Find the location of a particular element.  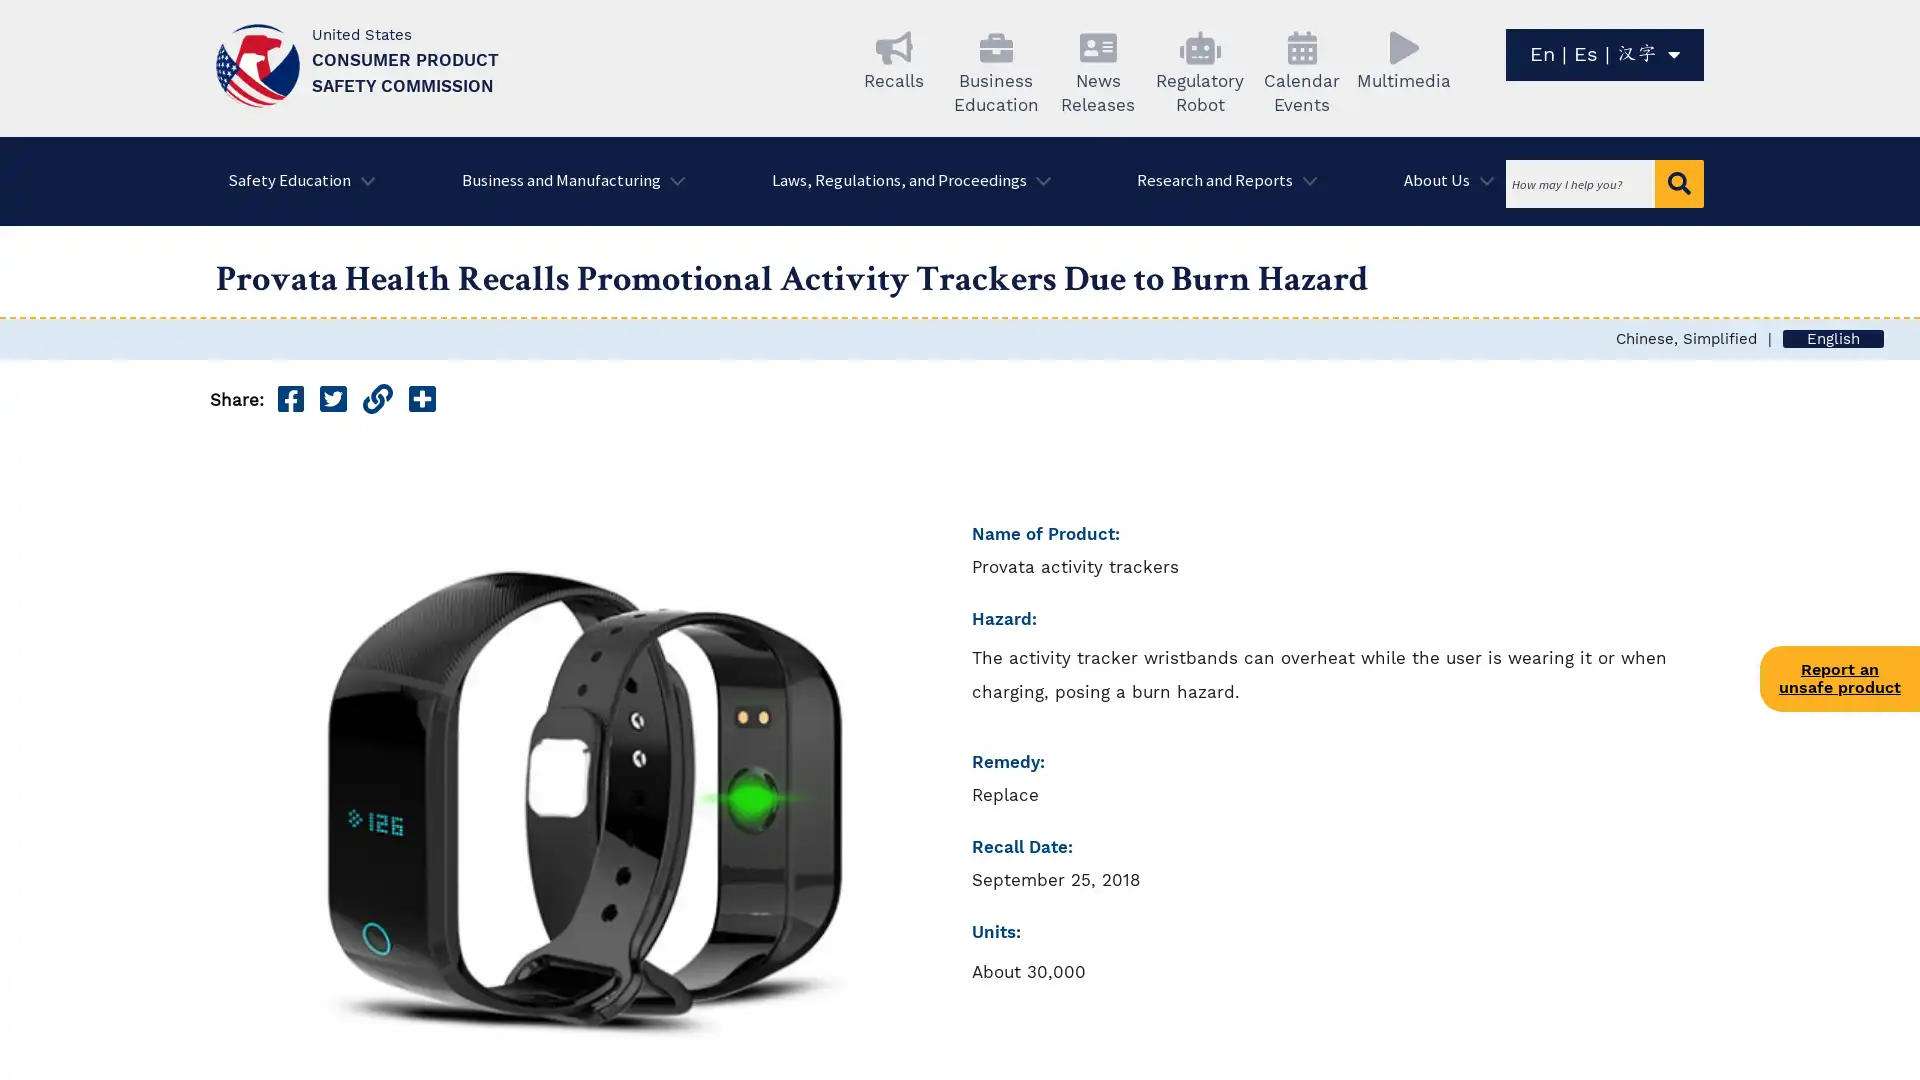

Safety Education is located at coordinates (294, 181).